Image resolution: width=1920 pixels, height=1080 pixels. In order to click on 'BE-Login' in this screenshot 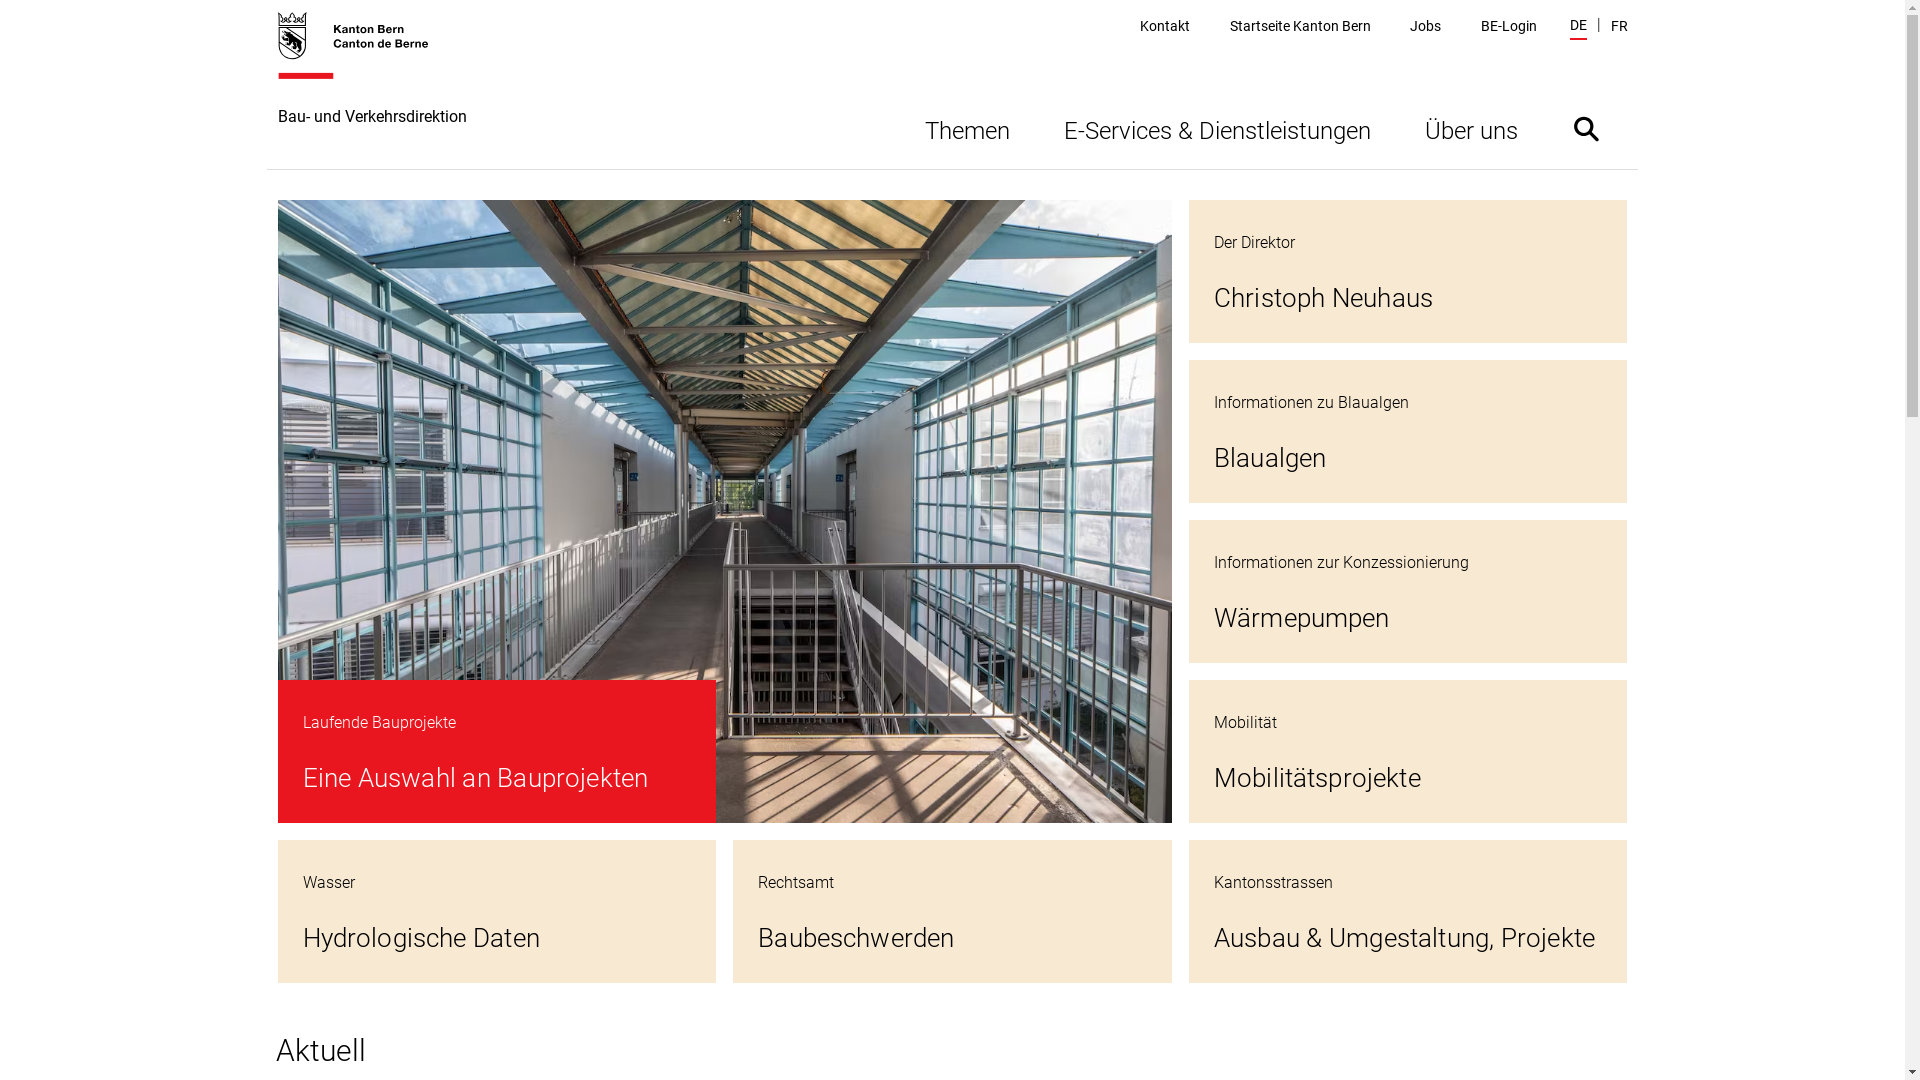, I will do `click(1508, 26)`.